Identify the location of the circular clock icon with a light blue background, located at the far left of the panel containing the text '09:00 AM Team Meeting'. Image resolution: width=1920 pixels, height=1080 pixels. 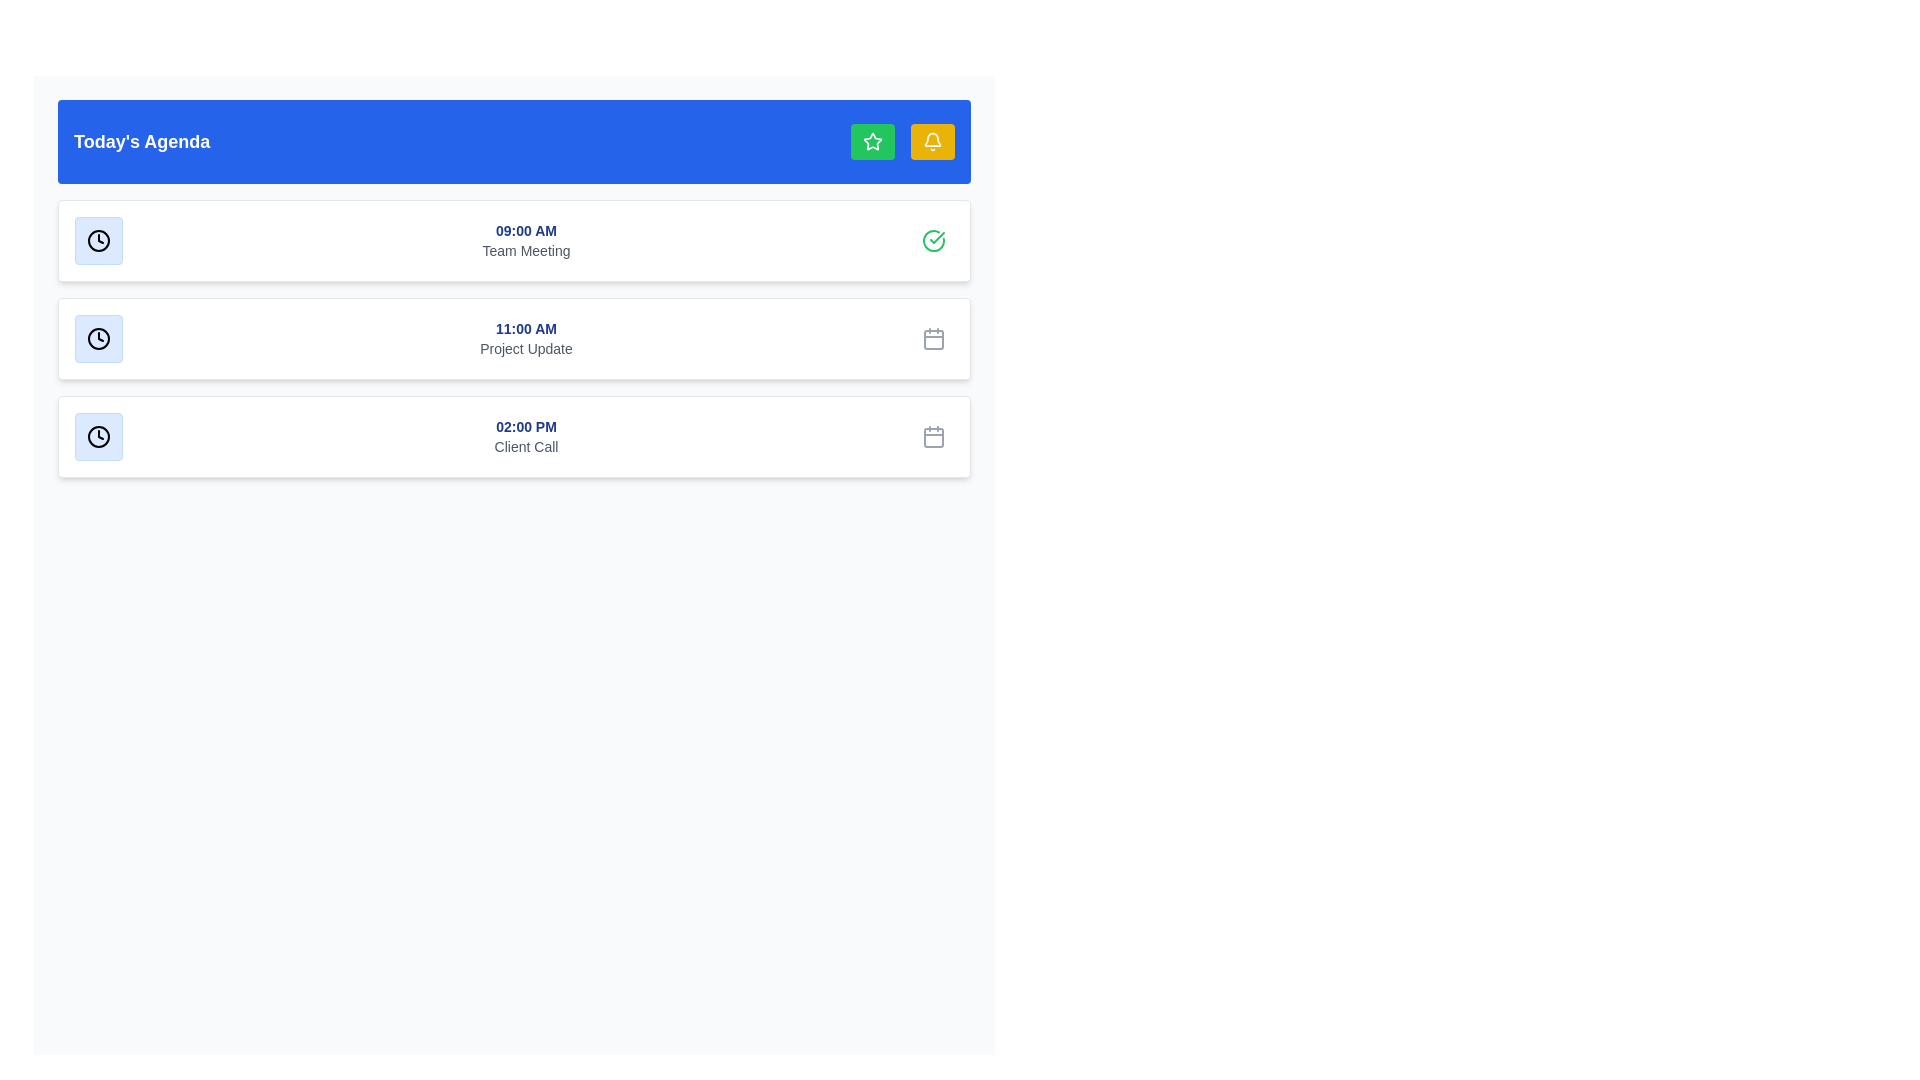
(98, 239).